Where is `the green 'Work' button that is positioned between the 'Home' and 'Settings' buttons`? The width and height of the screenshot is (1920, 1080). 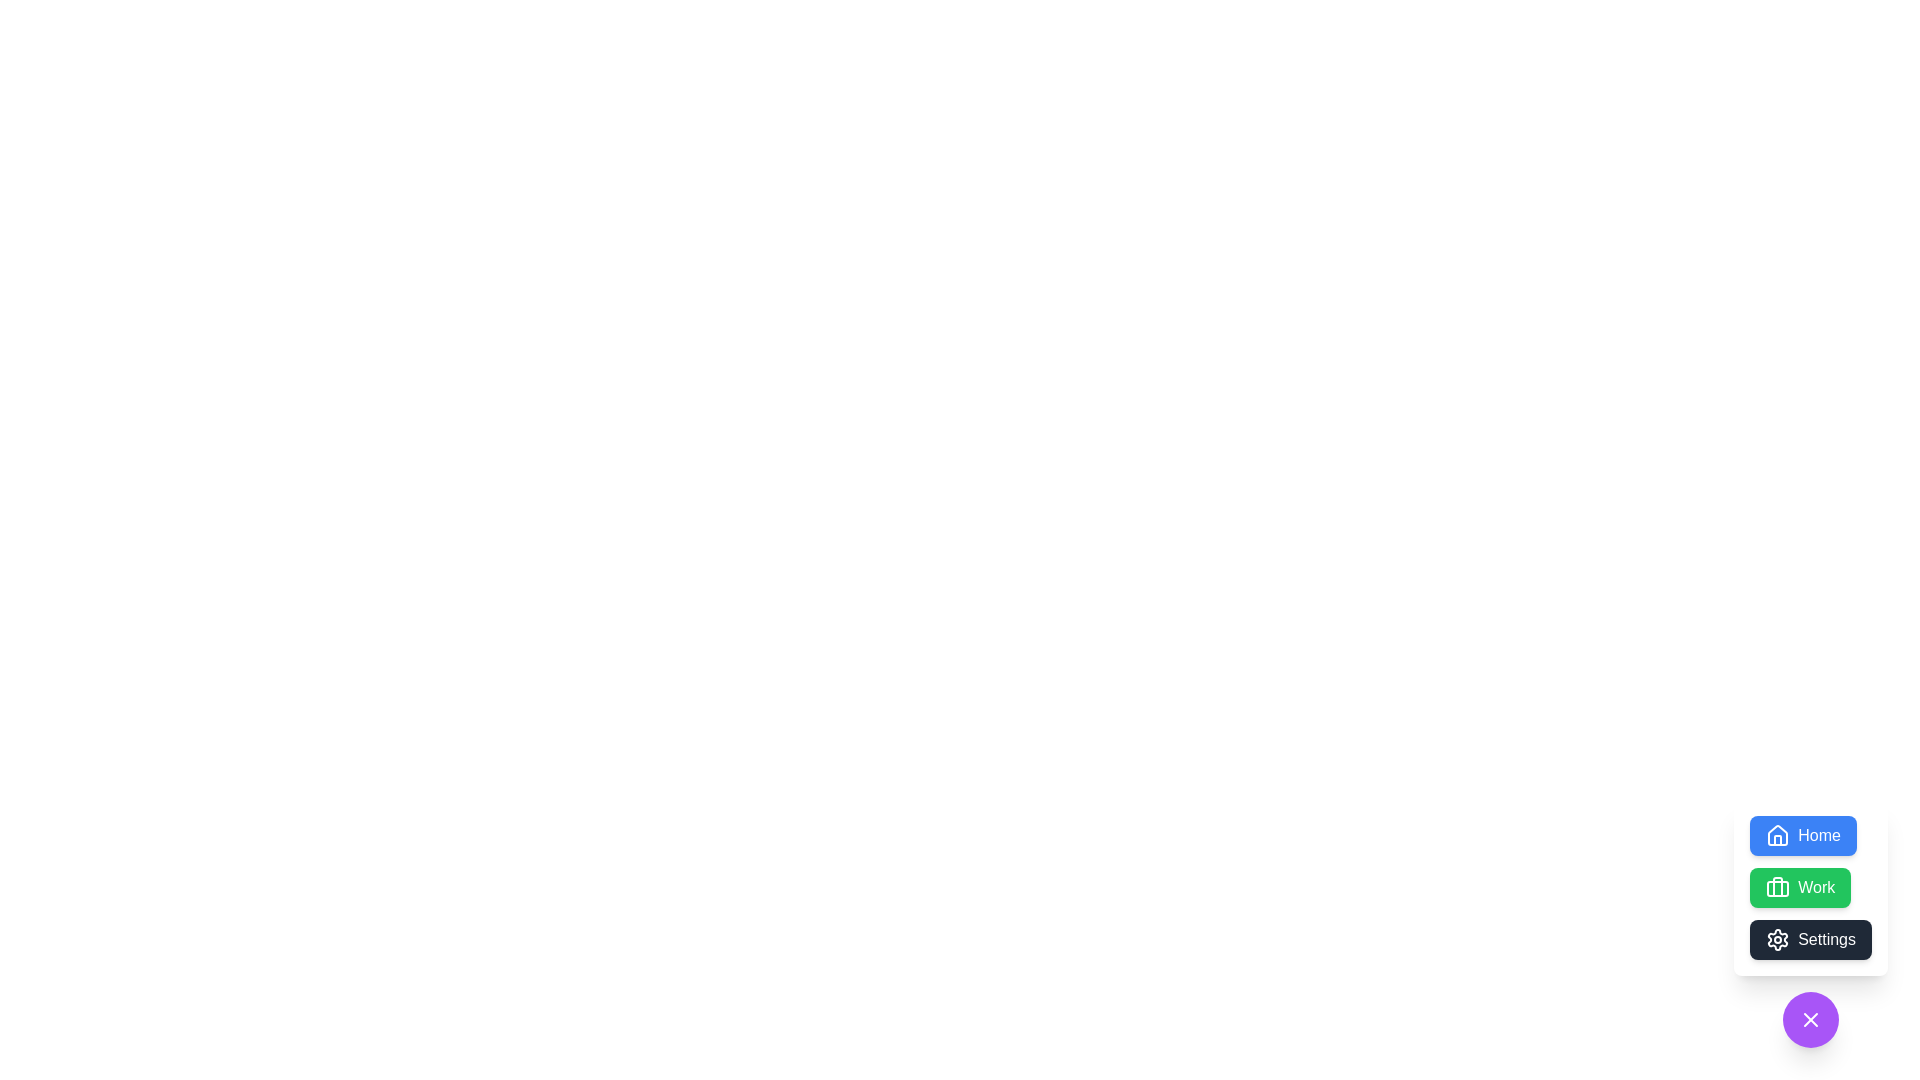 the green 'Work' button that is positioned between the 'Home' and 'Settings' buttons is located at coordinates (1800, 886).